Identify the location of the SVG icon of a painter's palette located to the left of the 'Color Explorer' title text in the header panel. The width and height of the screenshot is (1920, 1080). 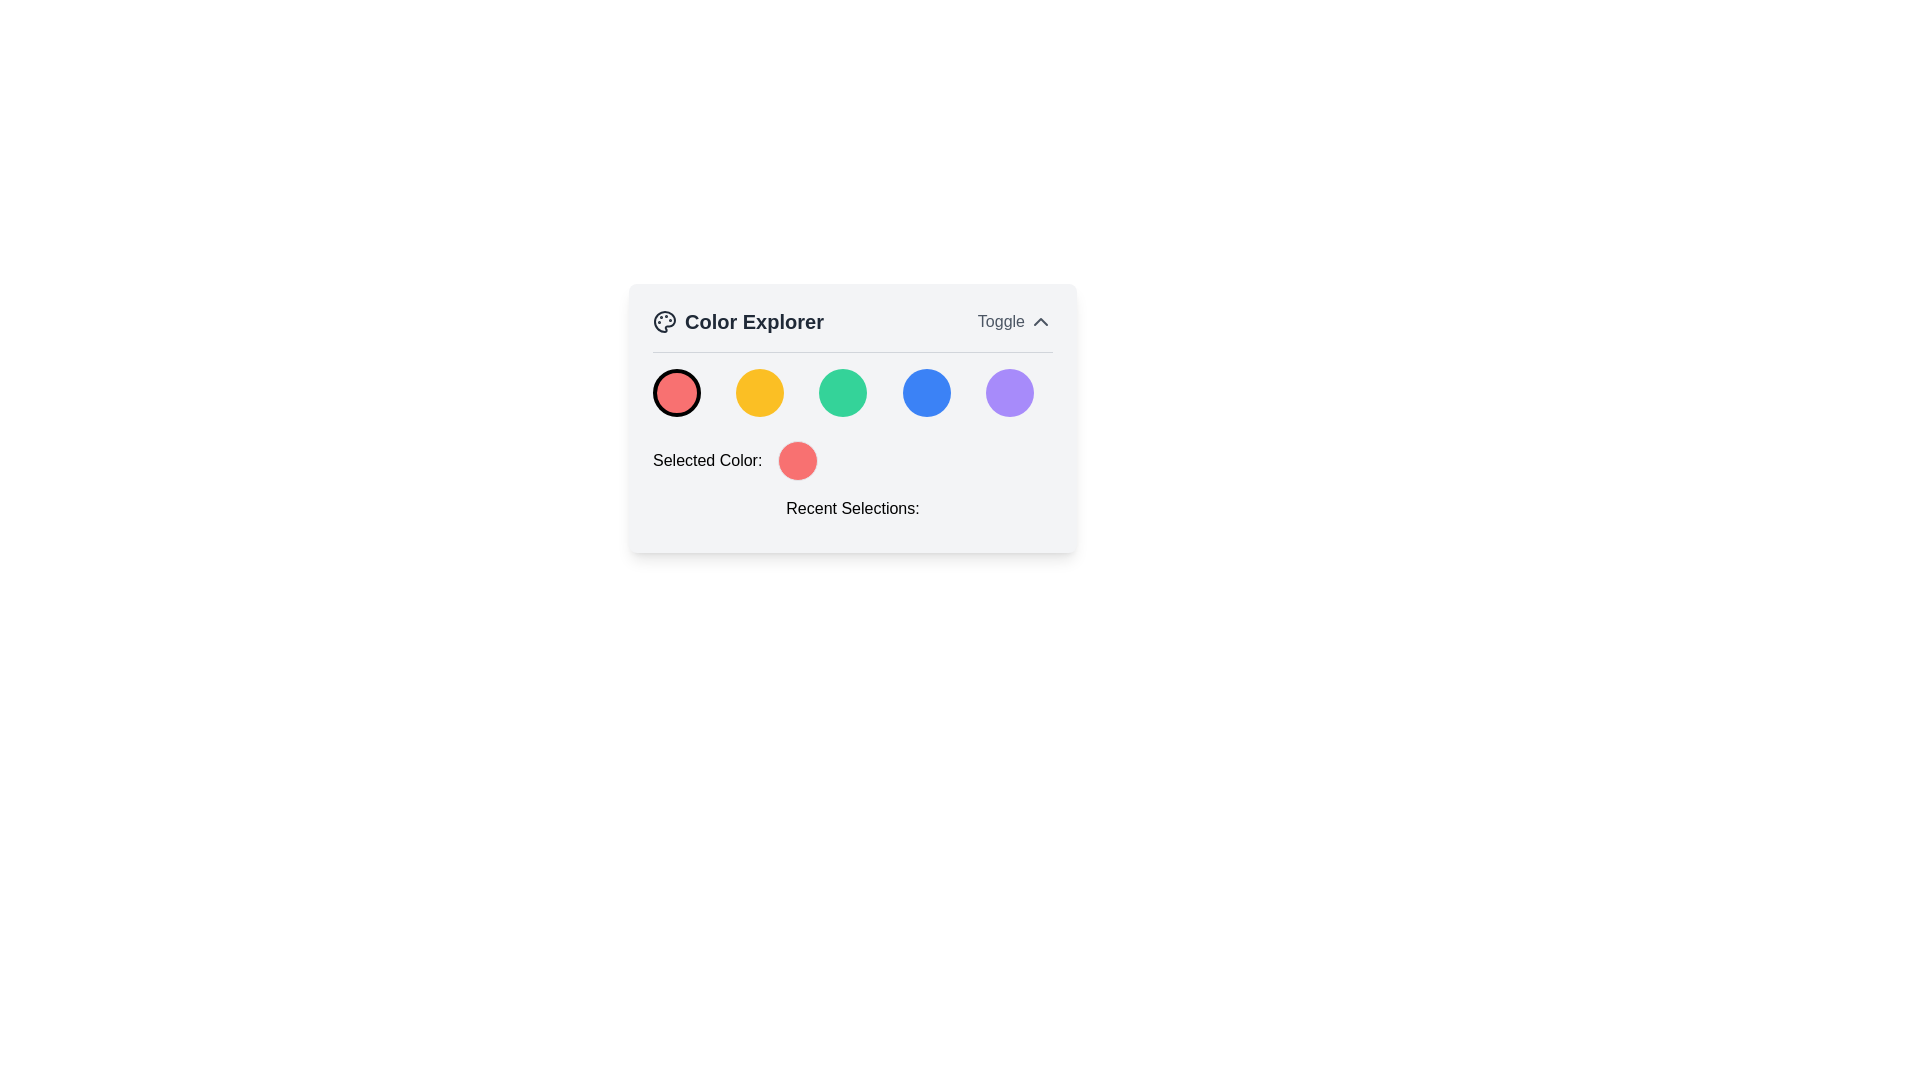
(665, 320).